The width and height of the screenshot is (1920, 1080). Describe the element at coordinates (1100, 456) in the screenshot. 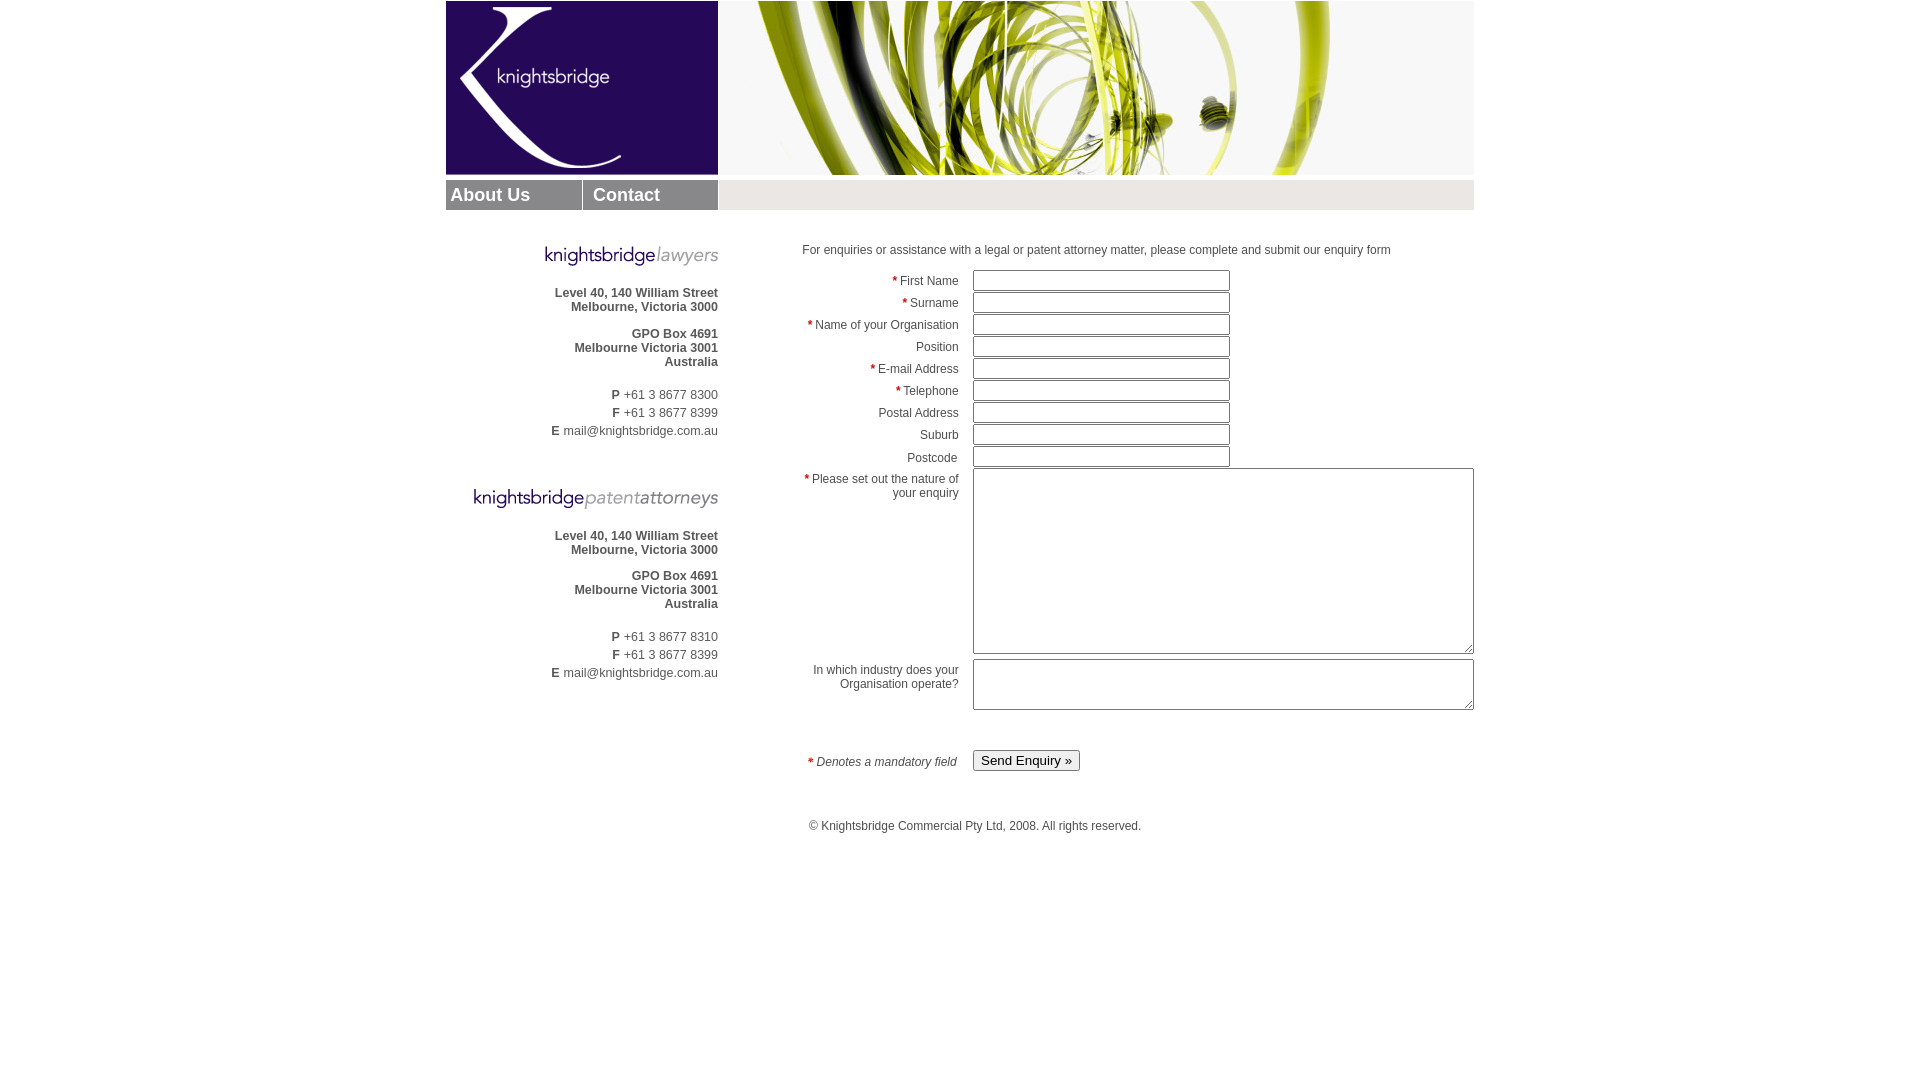

I see `'Postal Address'` at that location.